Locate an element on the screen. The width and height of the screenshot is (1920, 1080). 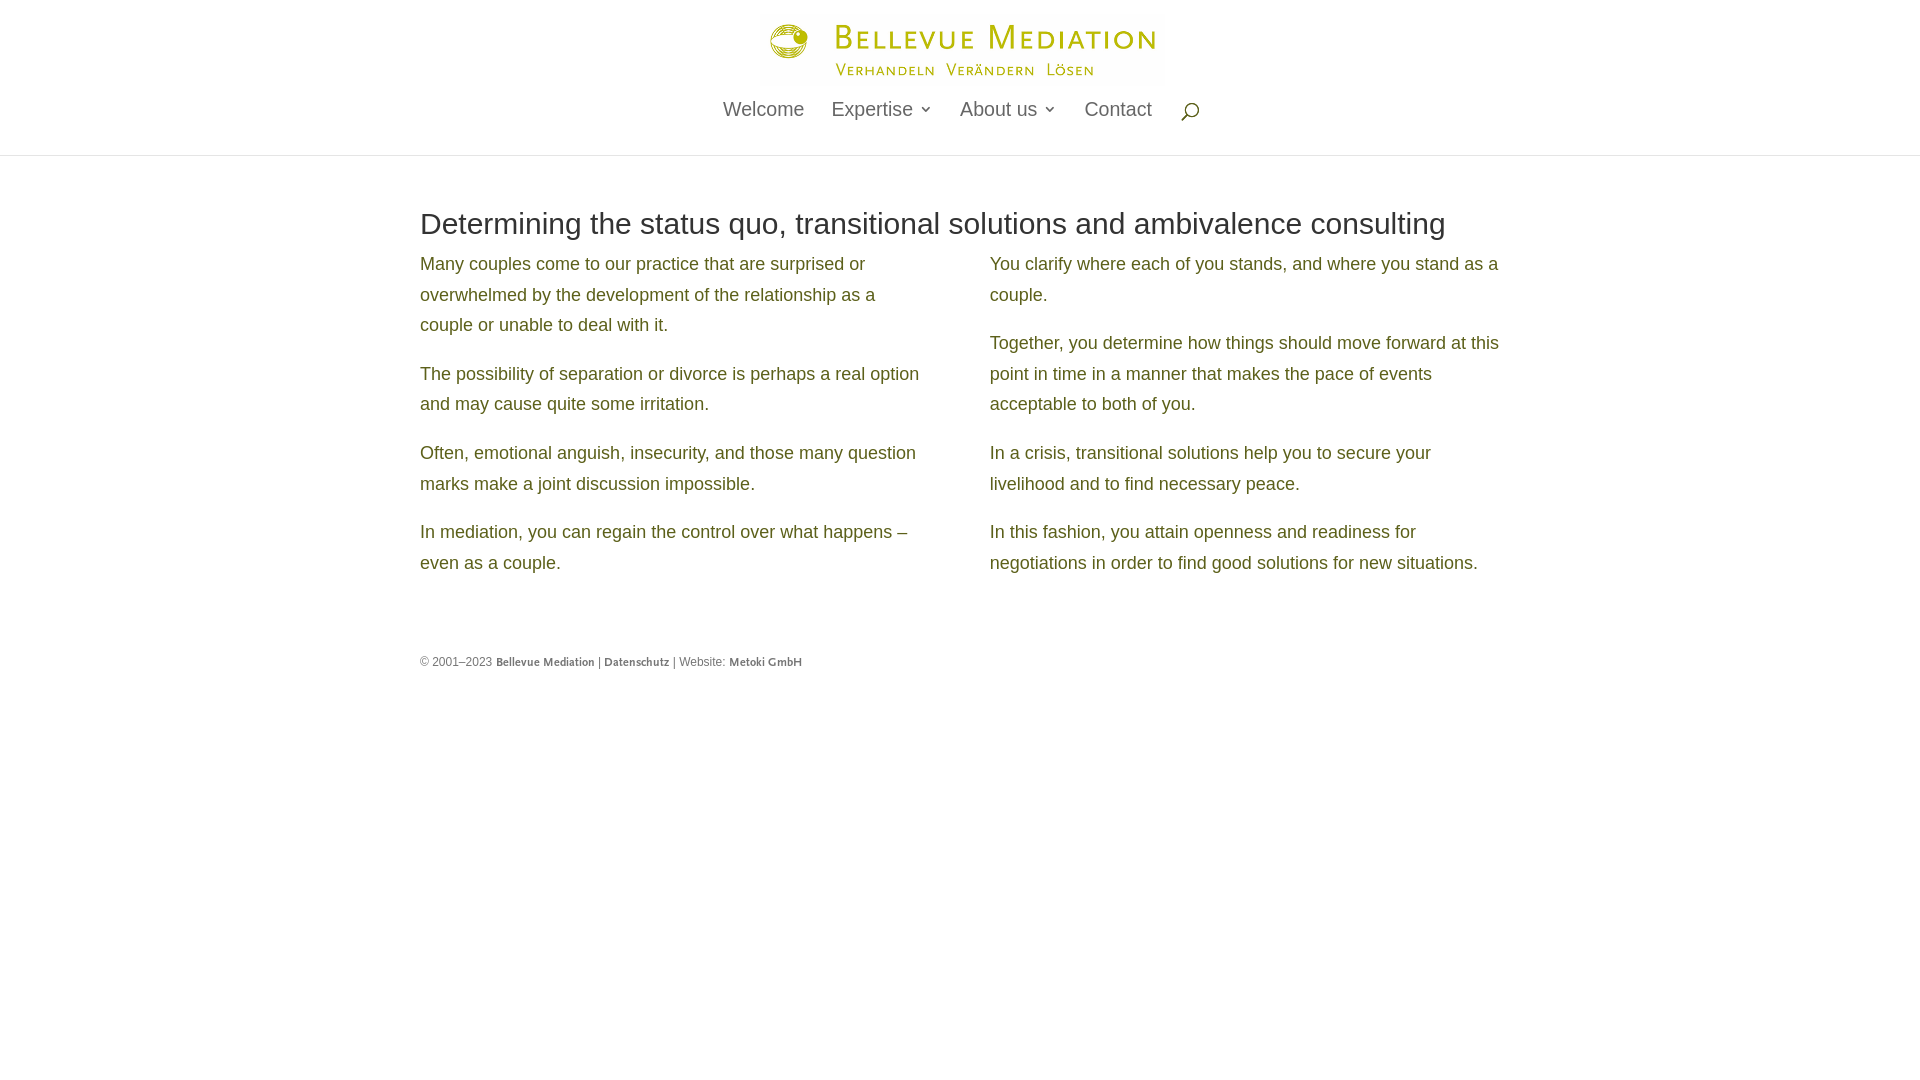
'Bellevue Mediation' is located at coordinates (495, 663).